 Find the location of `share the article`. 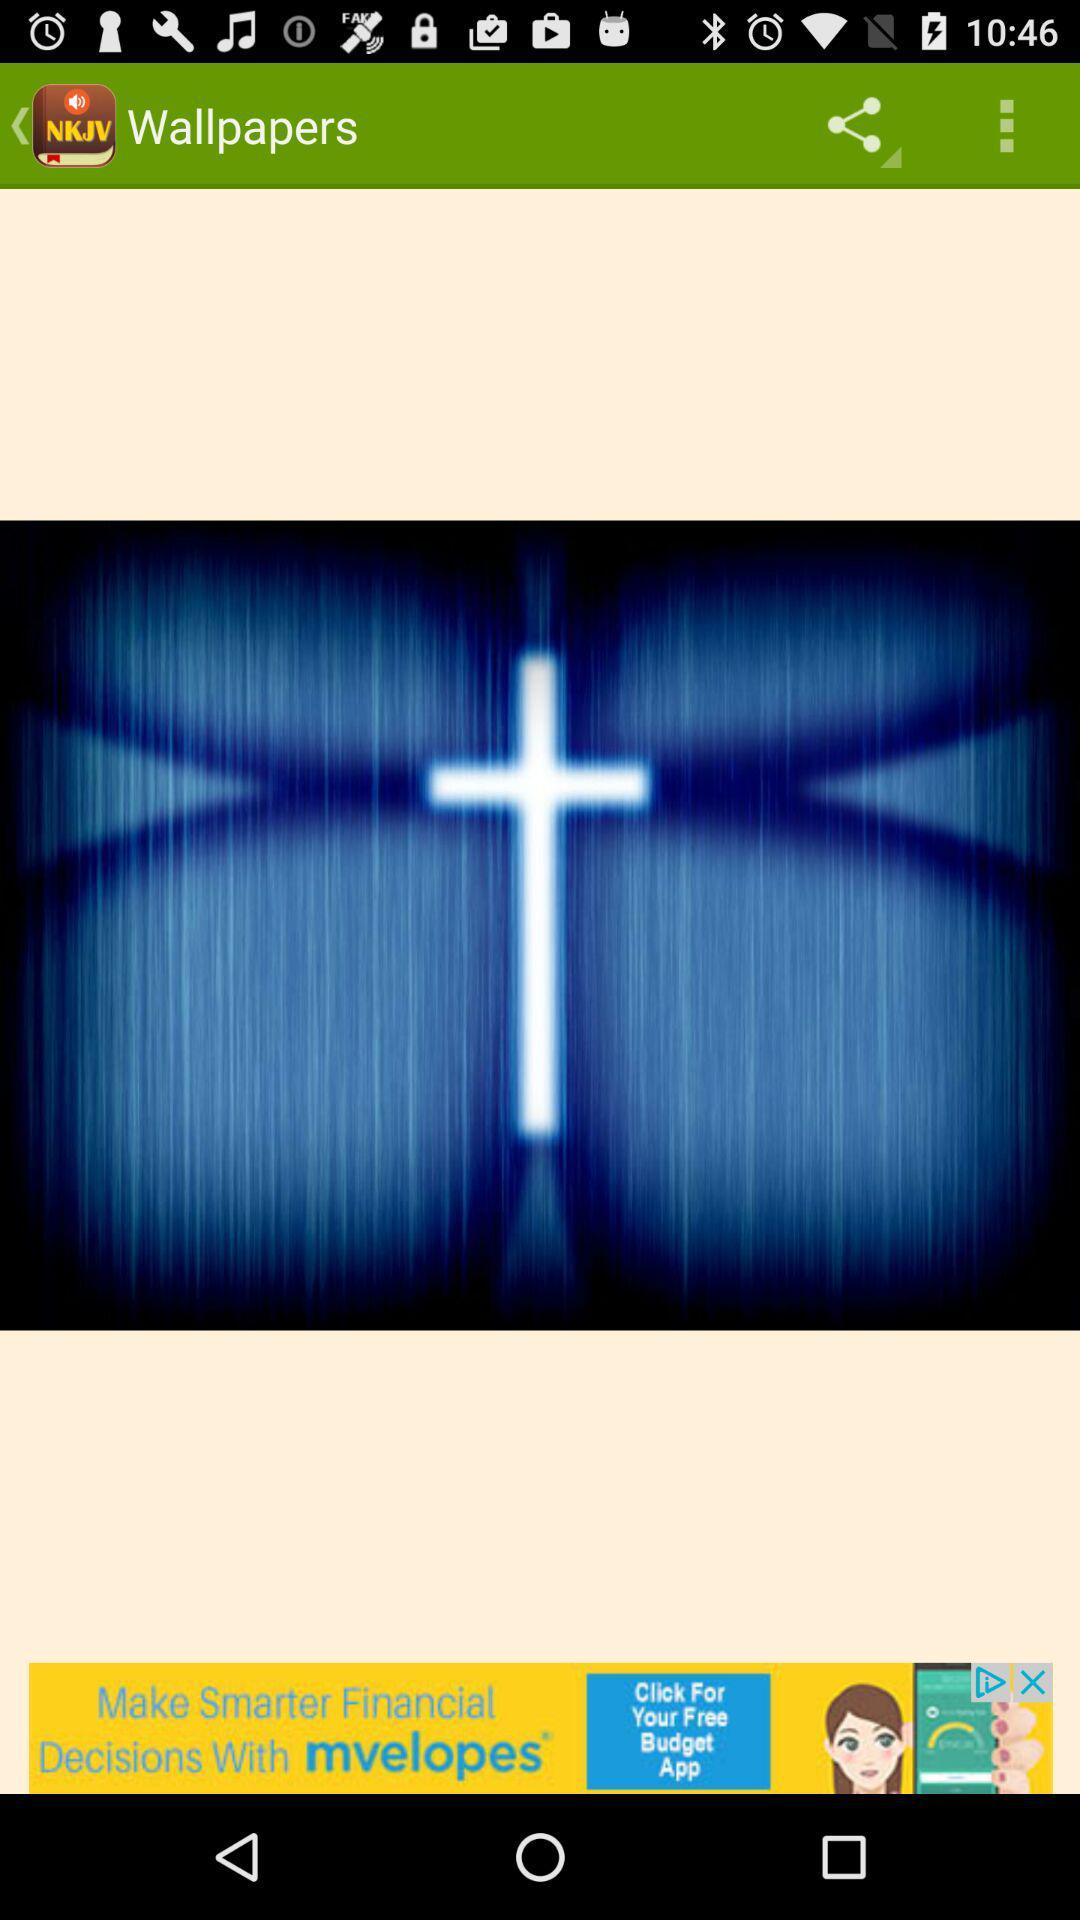

share the article is located at coordinates (540, 1727).